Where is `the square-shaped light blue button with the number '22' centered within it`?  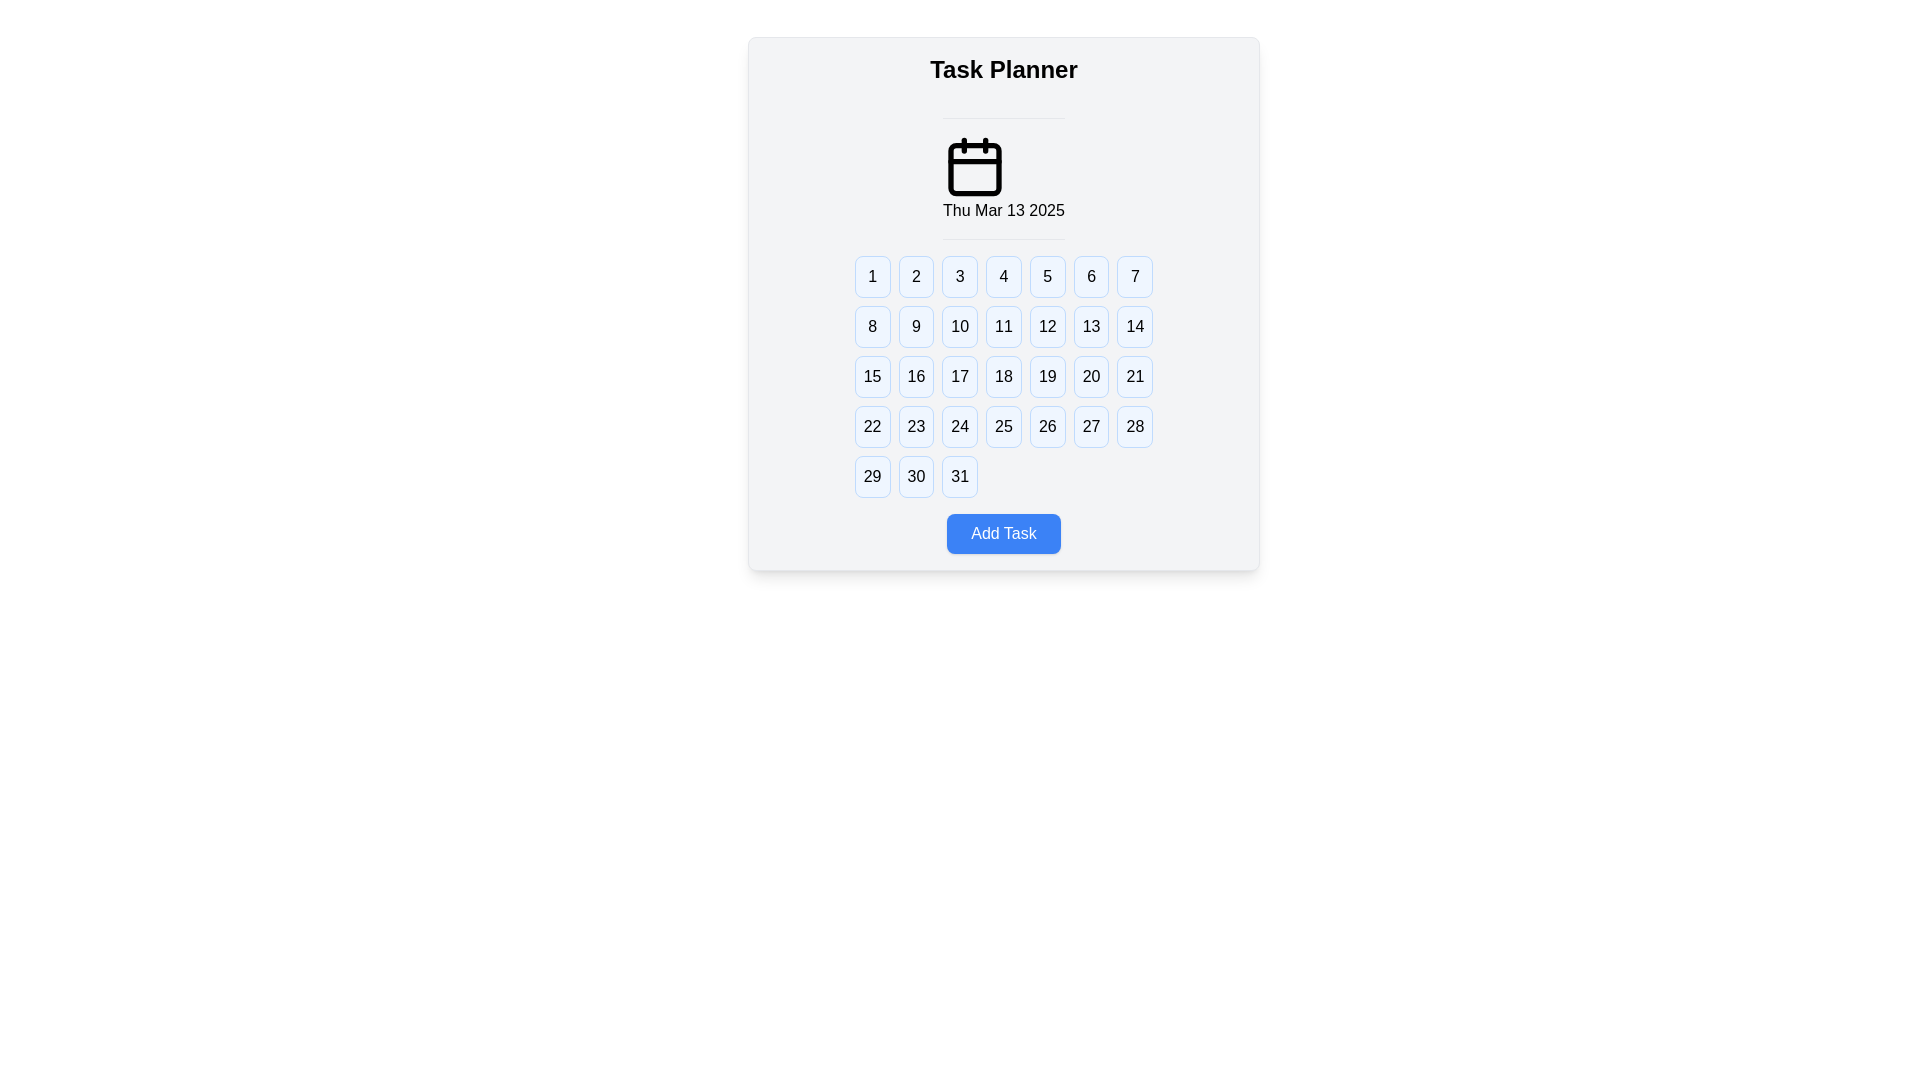 the square-shaped light blue button with the number '22' centered within it is located at coordinates (872, 426).